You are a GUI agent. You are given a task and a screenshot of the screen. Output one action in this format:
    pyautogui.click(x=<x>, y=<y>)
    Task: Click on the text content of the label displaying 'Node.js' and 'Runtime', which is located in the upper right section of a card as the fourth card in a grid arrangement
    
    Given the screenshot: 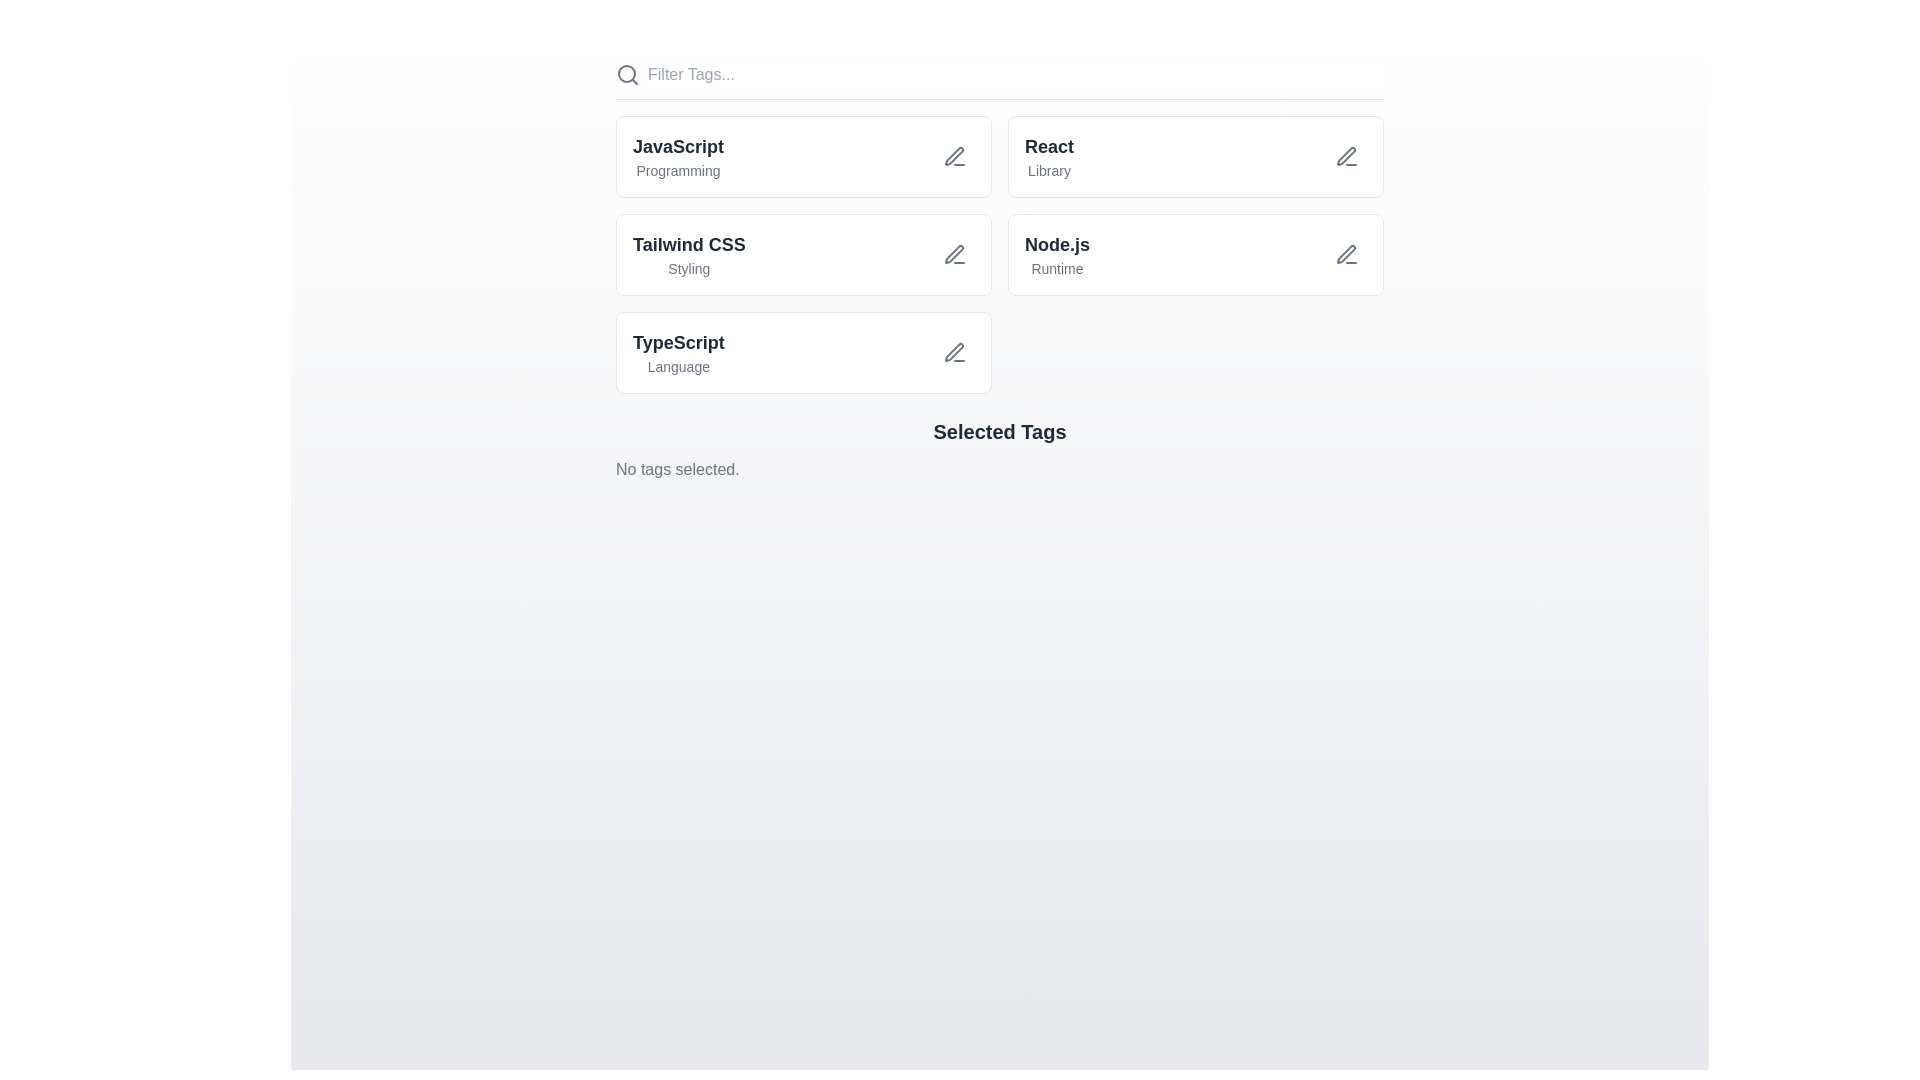 What is the action you would take?
    pyautogui.click(x=1056, y=253)
    